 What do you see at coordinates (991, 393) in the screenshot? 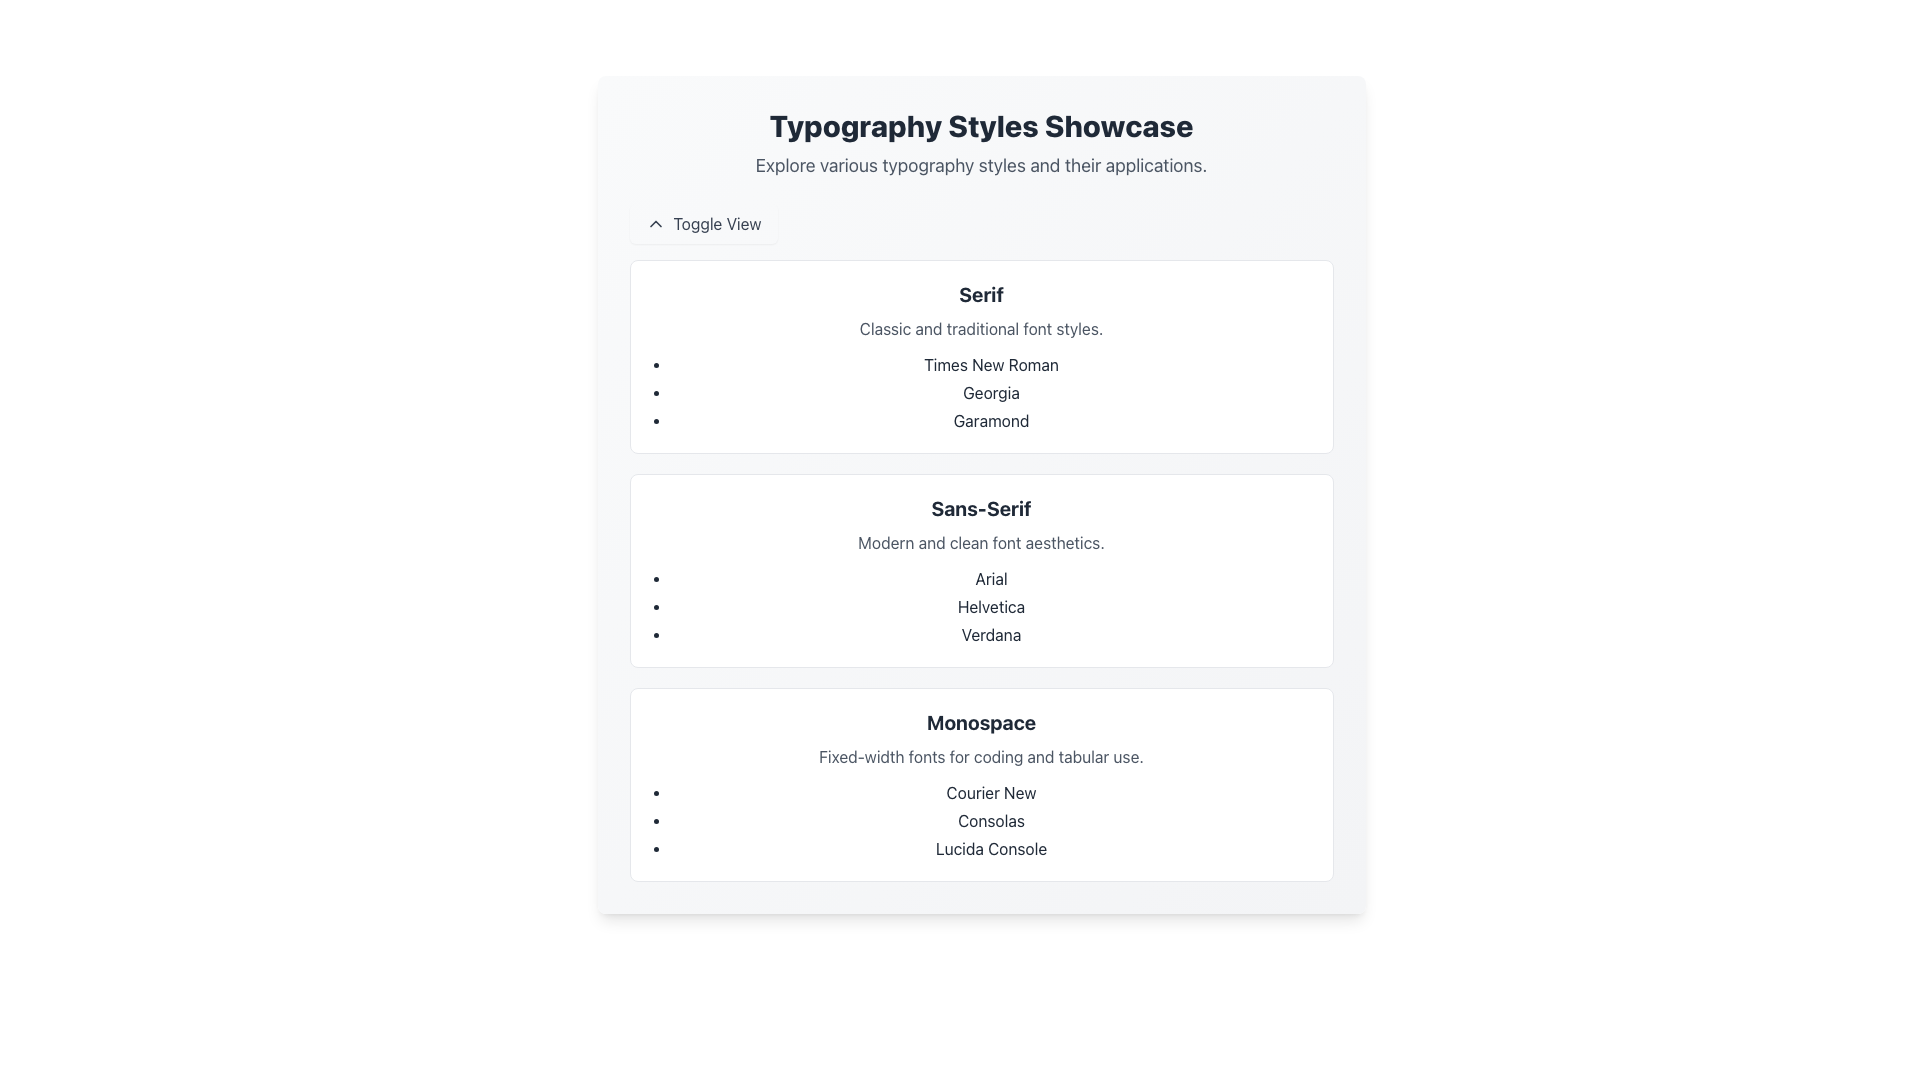
I see `the 'Georgia' text element, which serves as a label for the font family in the 'Serif' section of the interface, positioned between 'Times New Roman' and 'Garamond'` at bounding box center [991, 393].